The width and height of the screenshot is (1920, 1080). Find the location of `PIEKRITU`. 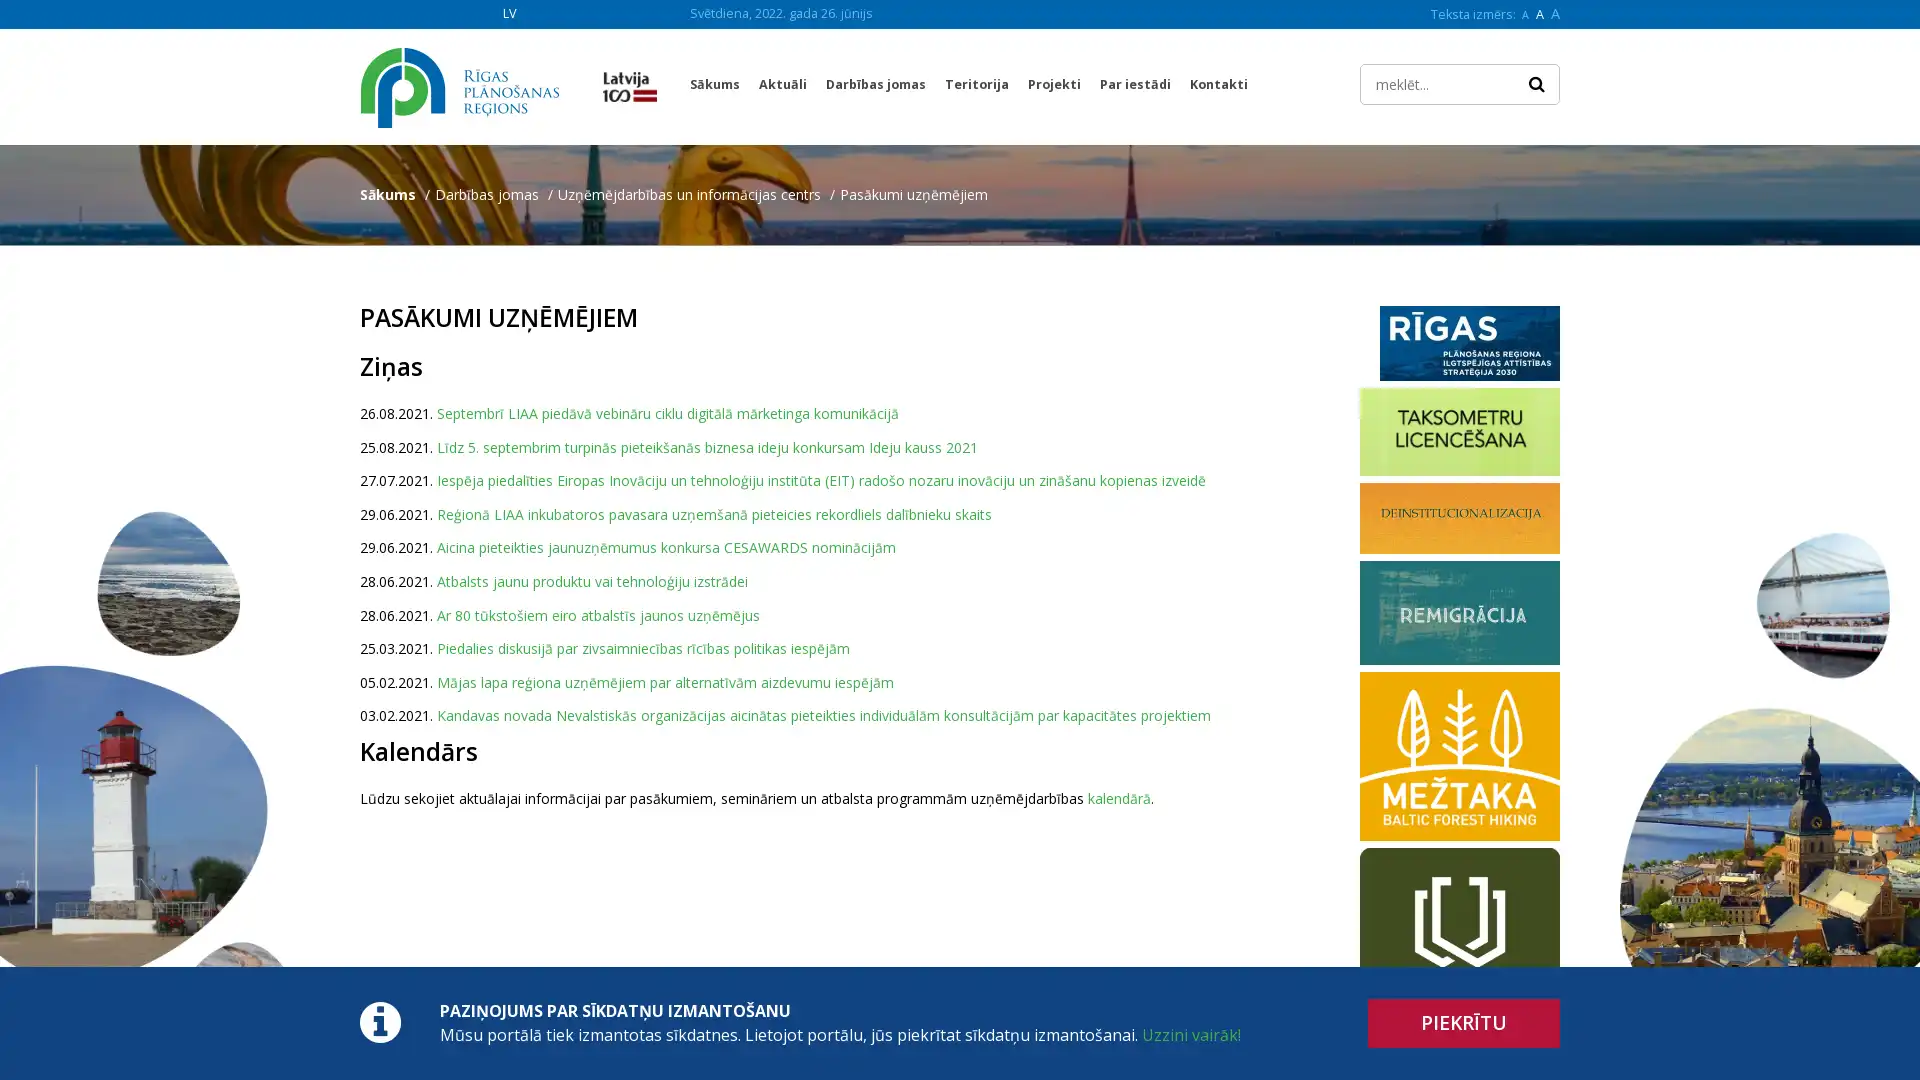

PIEKRITU is located at coordinates (1464, 1023).